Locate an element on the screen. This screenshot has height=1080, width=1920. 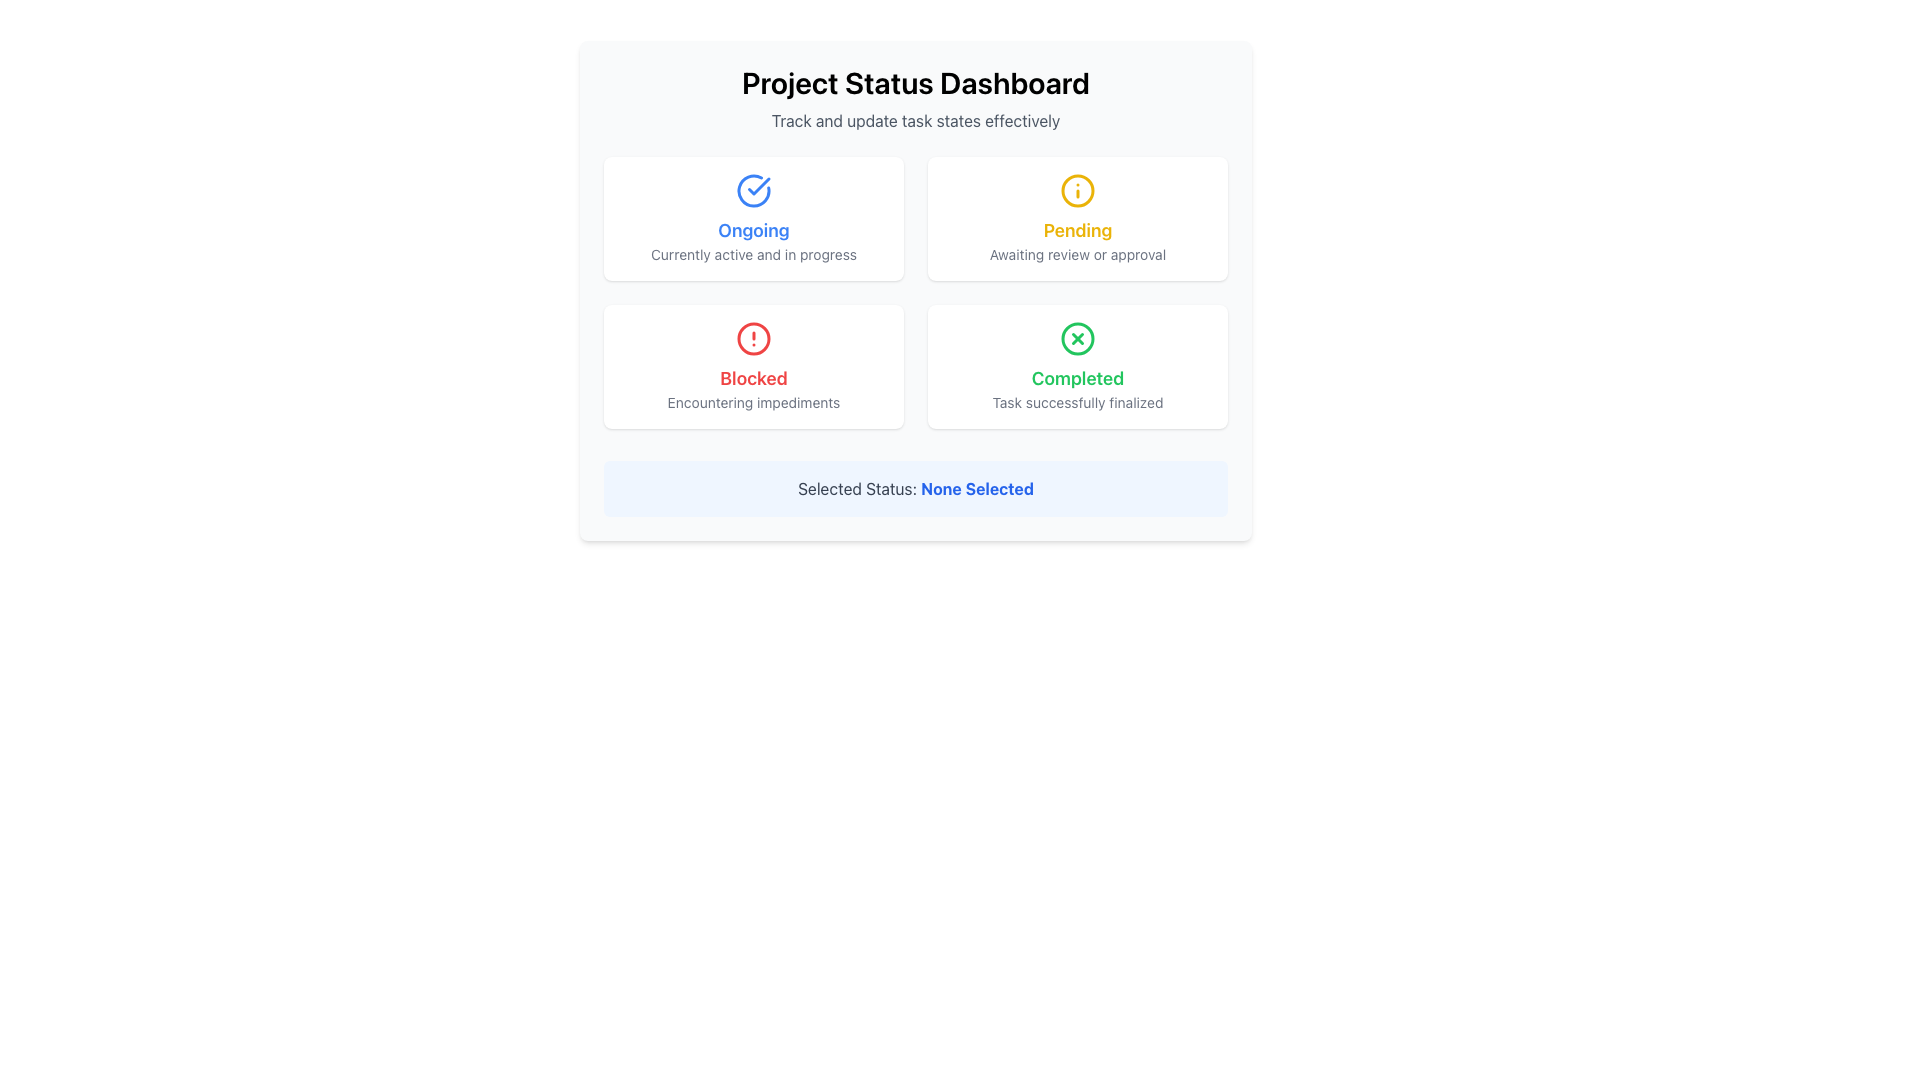
the yellow outlined circular icon representing the 'Pending' status indicator, which is located in the top right quadrant of the grid structure is located at coordinates (1077, 191).